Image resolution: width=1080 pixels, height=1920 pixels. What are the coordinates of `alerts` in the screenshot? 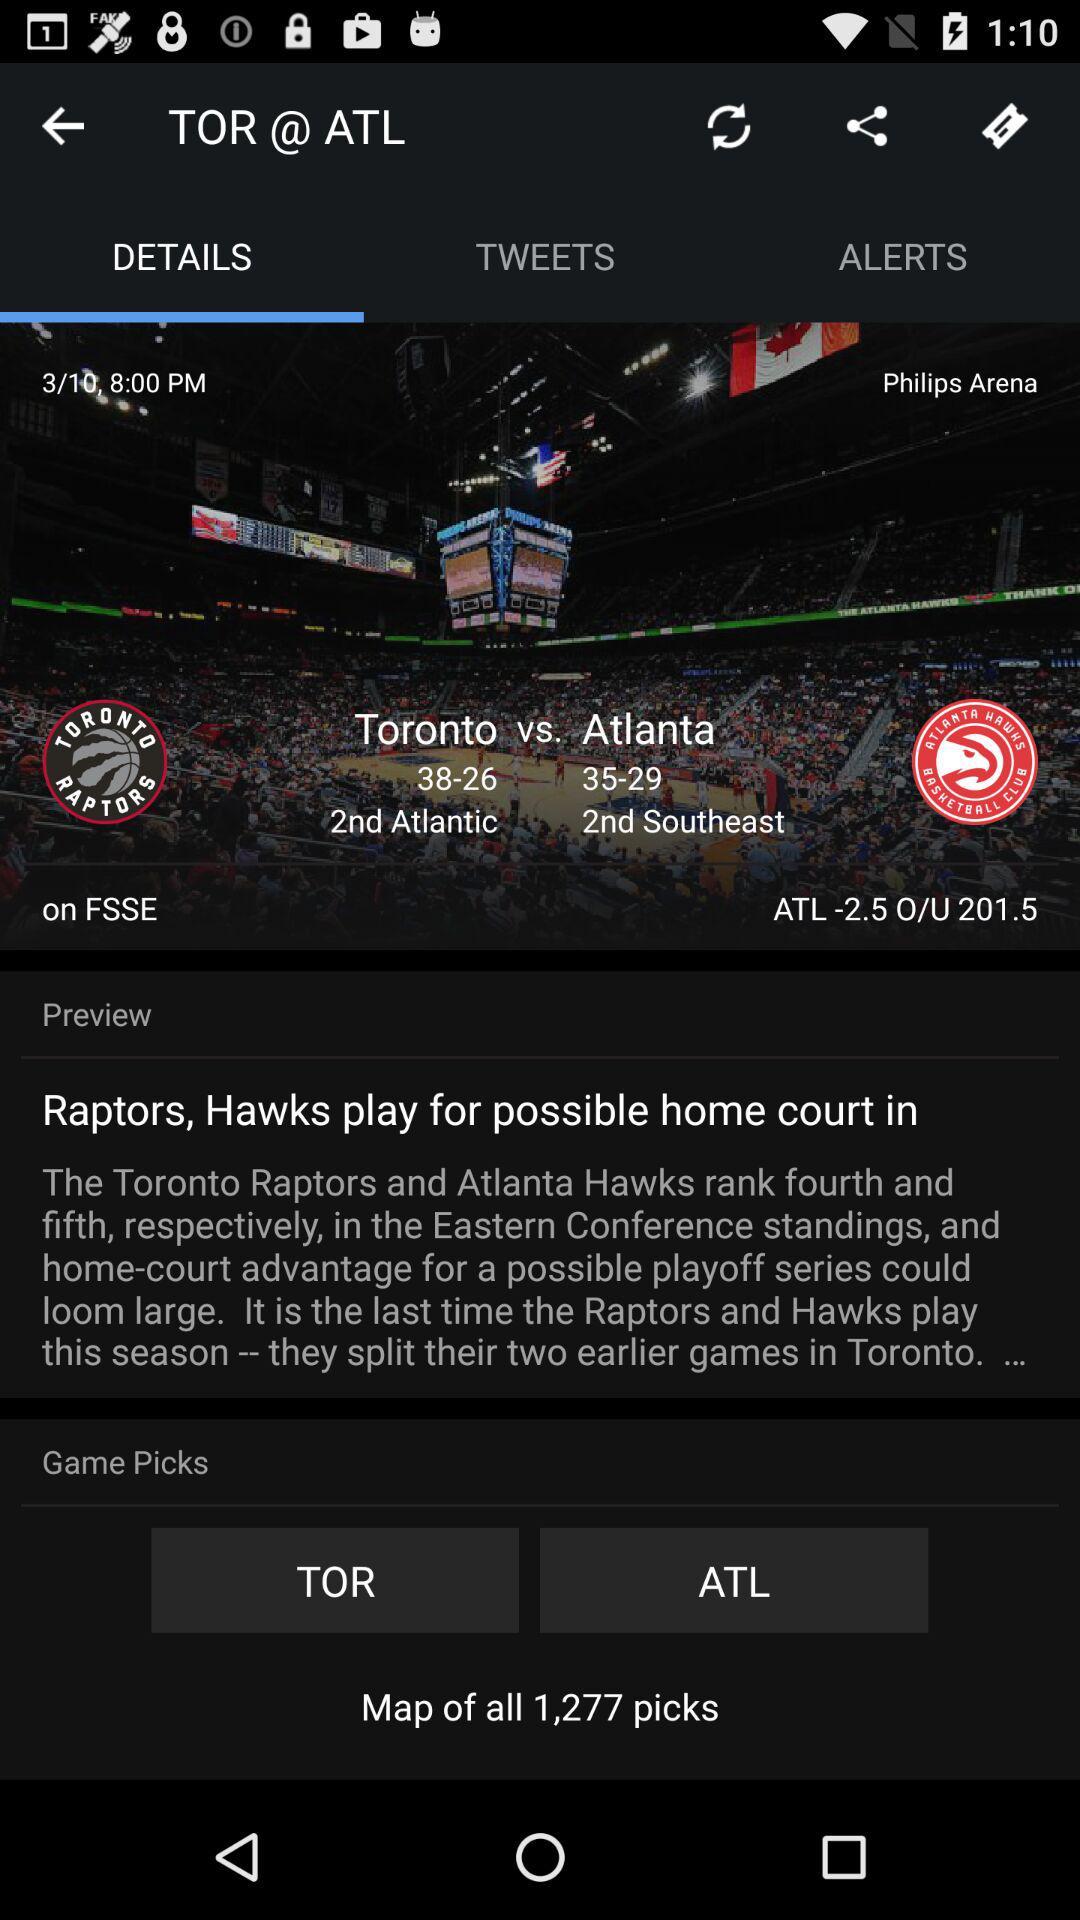 It's located at (903, 254).